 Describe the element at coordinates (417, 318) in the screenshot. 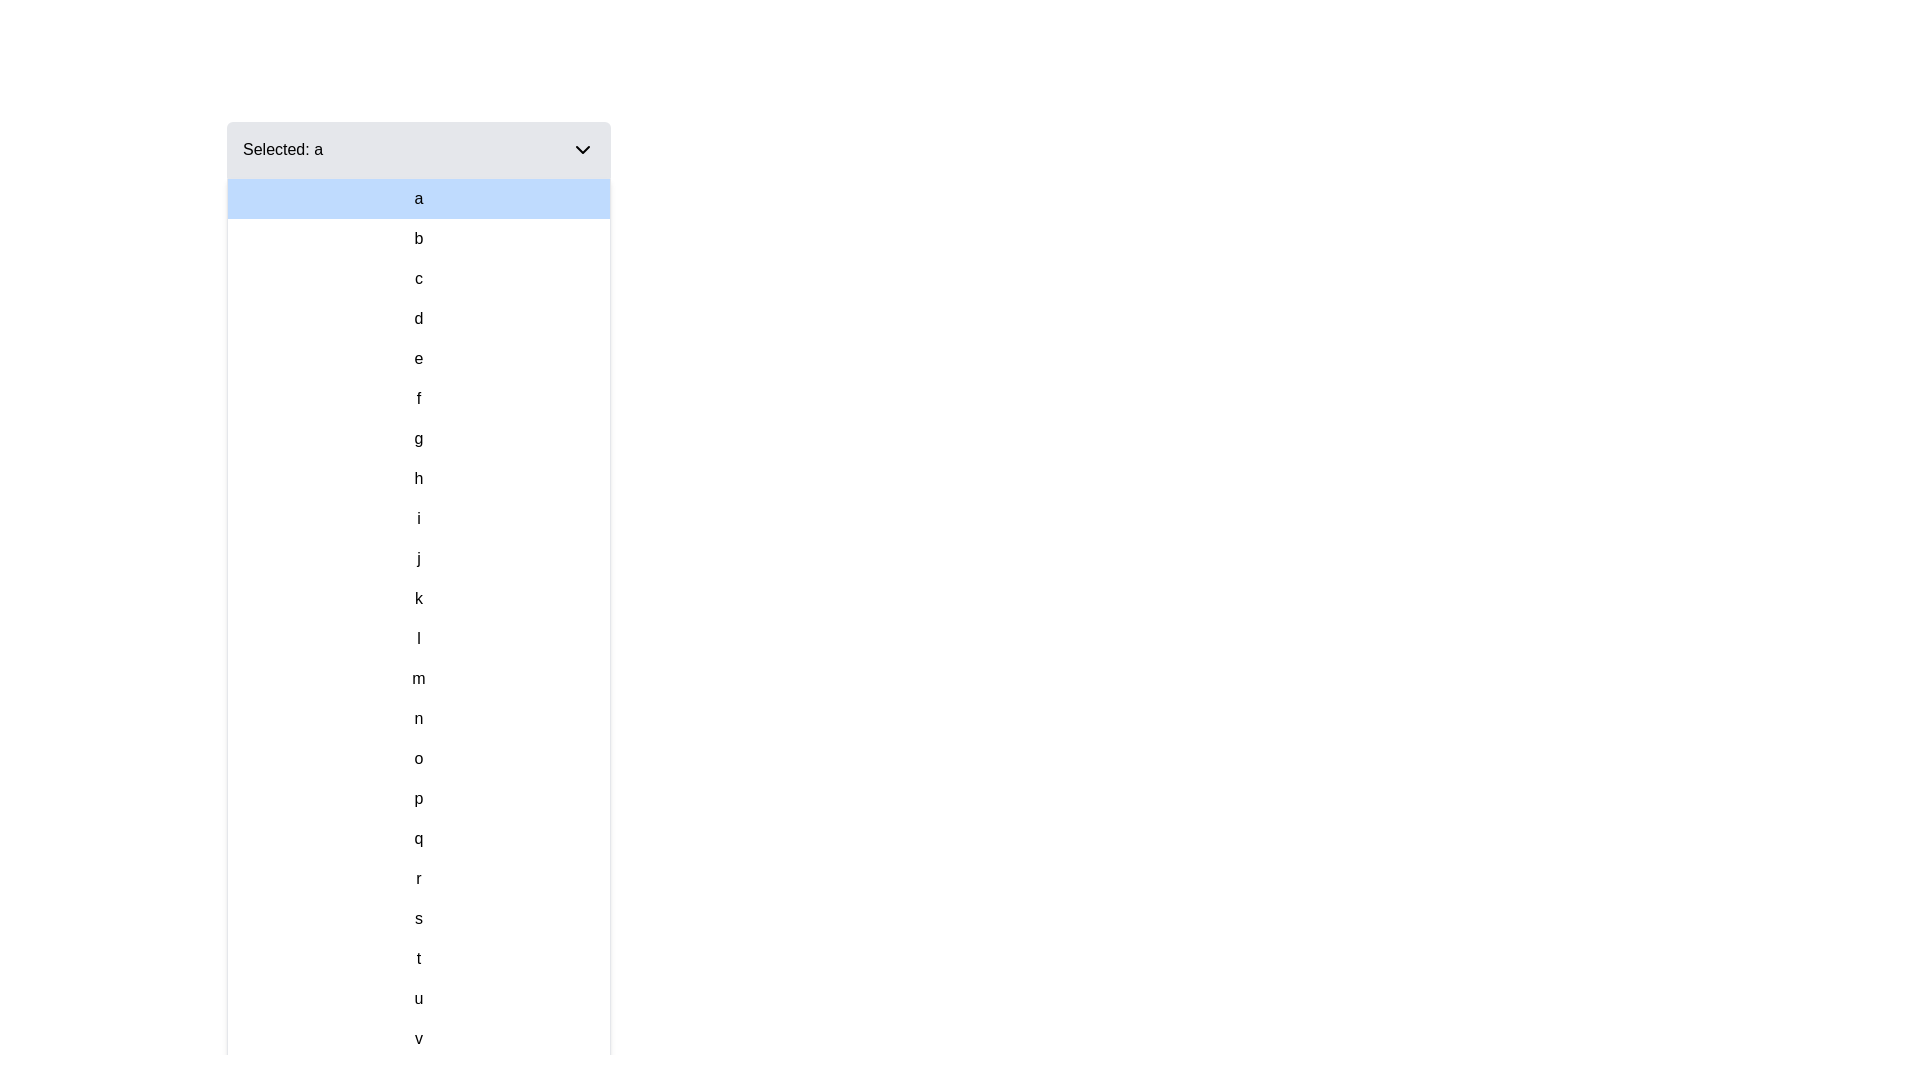

I see `to select the dropdown list item containing the letter 'd', which is the fourth row in the vertical list of alphabetic characters` at that location.